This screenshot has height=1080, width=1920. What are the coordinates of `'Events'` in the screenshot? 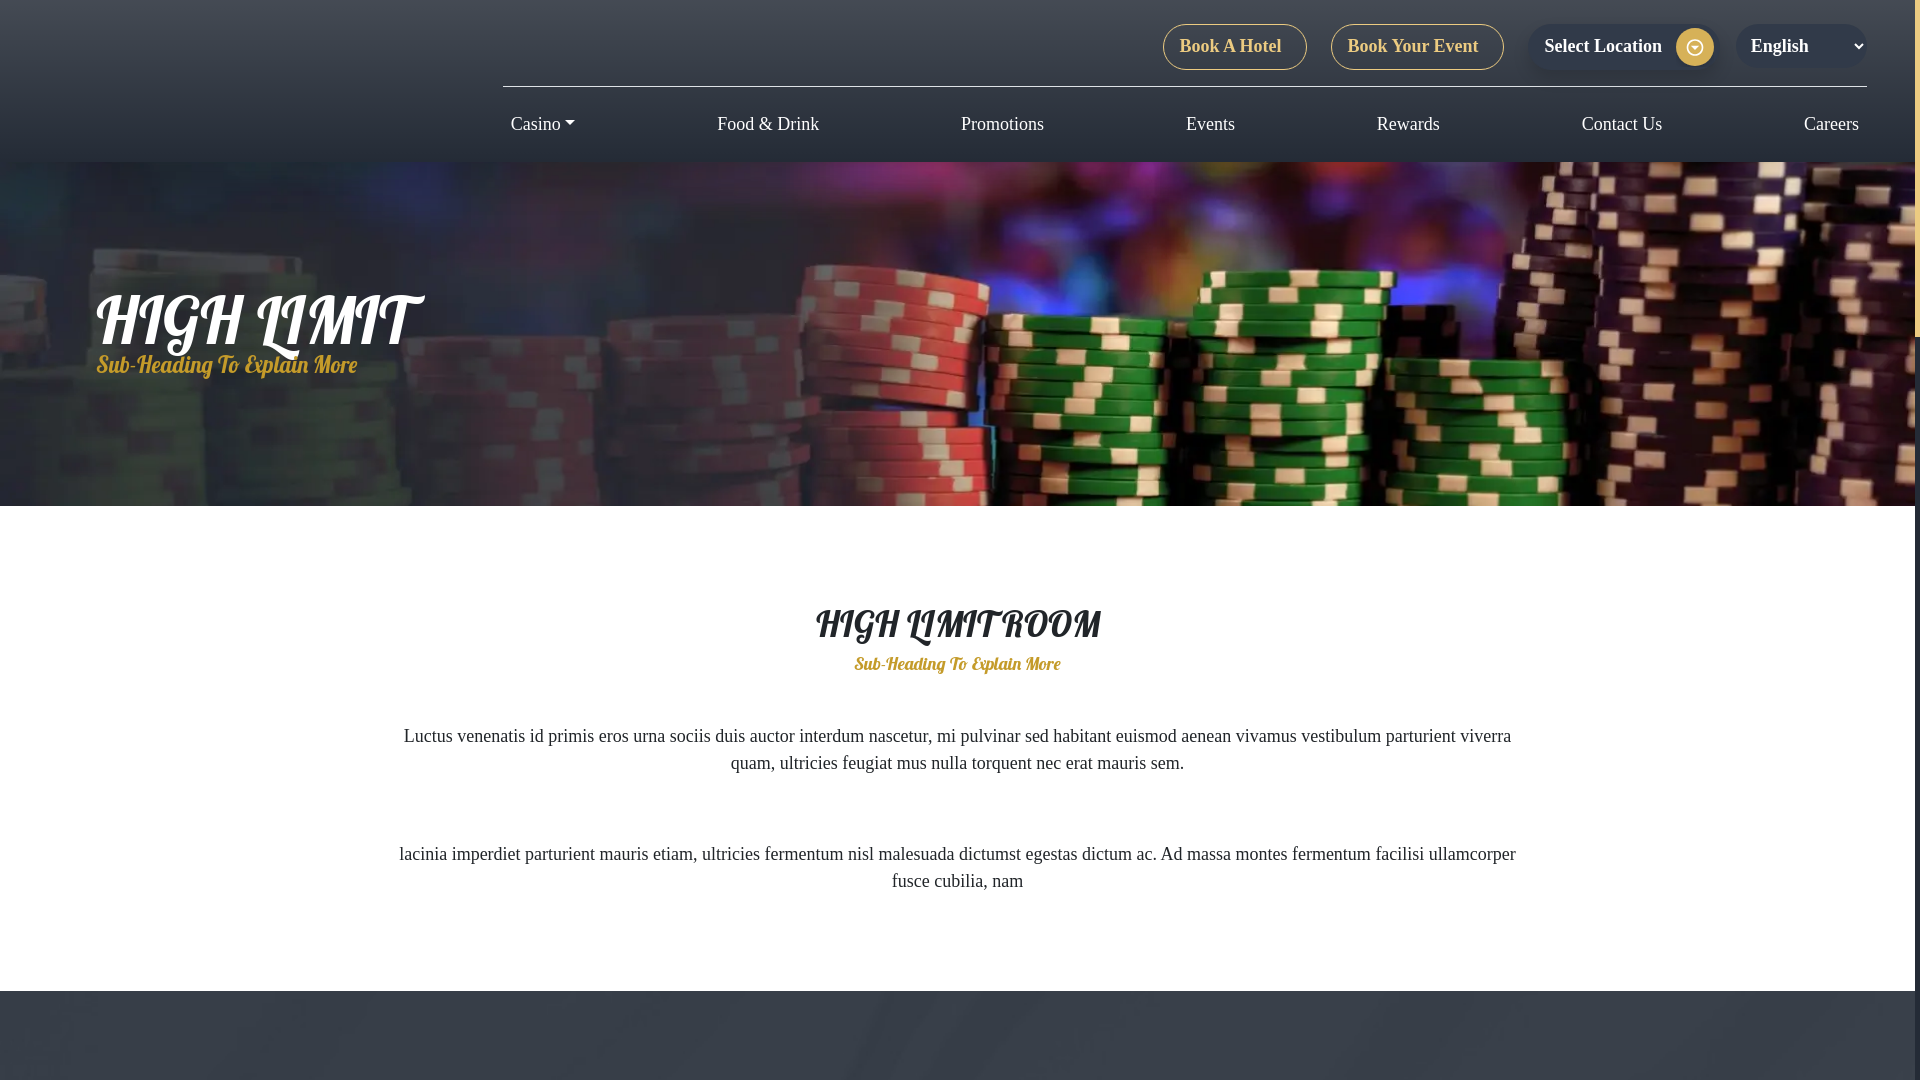 It's located at (1209, 124).